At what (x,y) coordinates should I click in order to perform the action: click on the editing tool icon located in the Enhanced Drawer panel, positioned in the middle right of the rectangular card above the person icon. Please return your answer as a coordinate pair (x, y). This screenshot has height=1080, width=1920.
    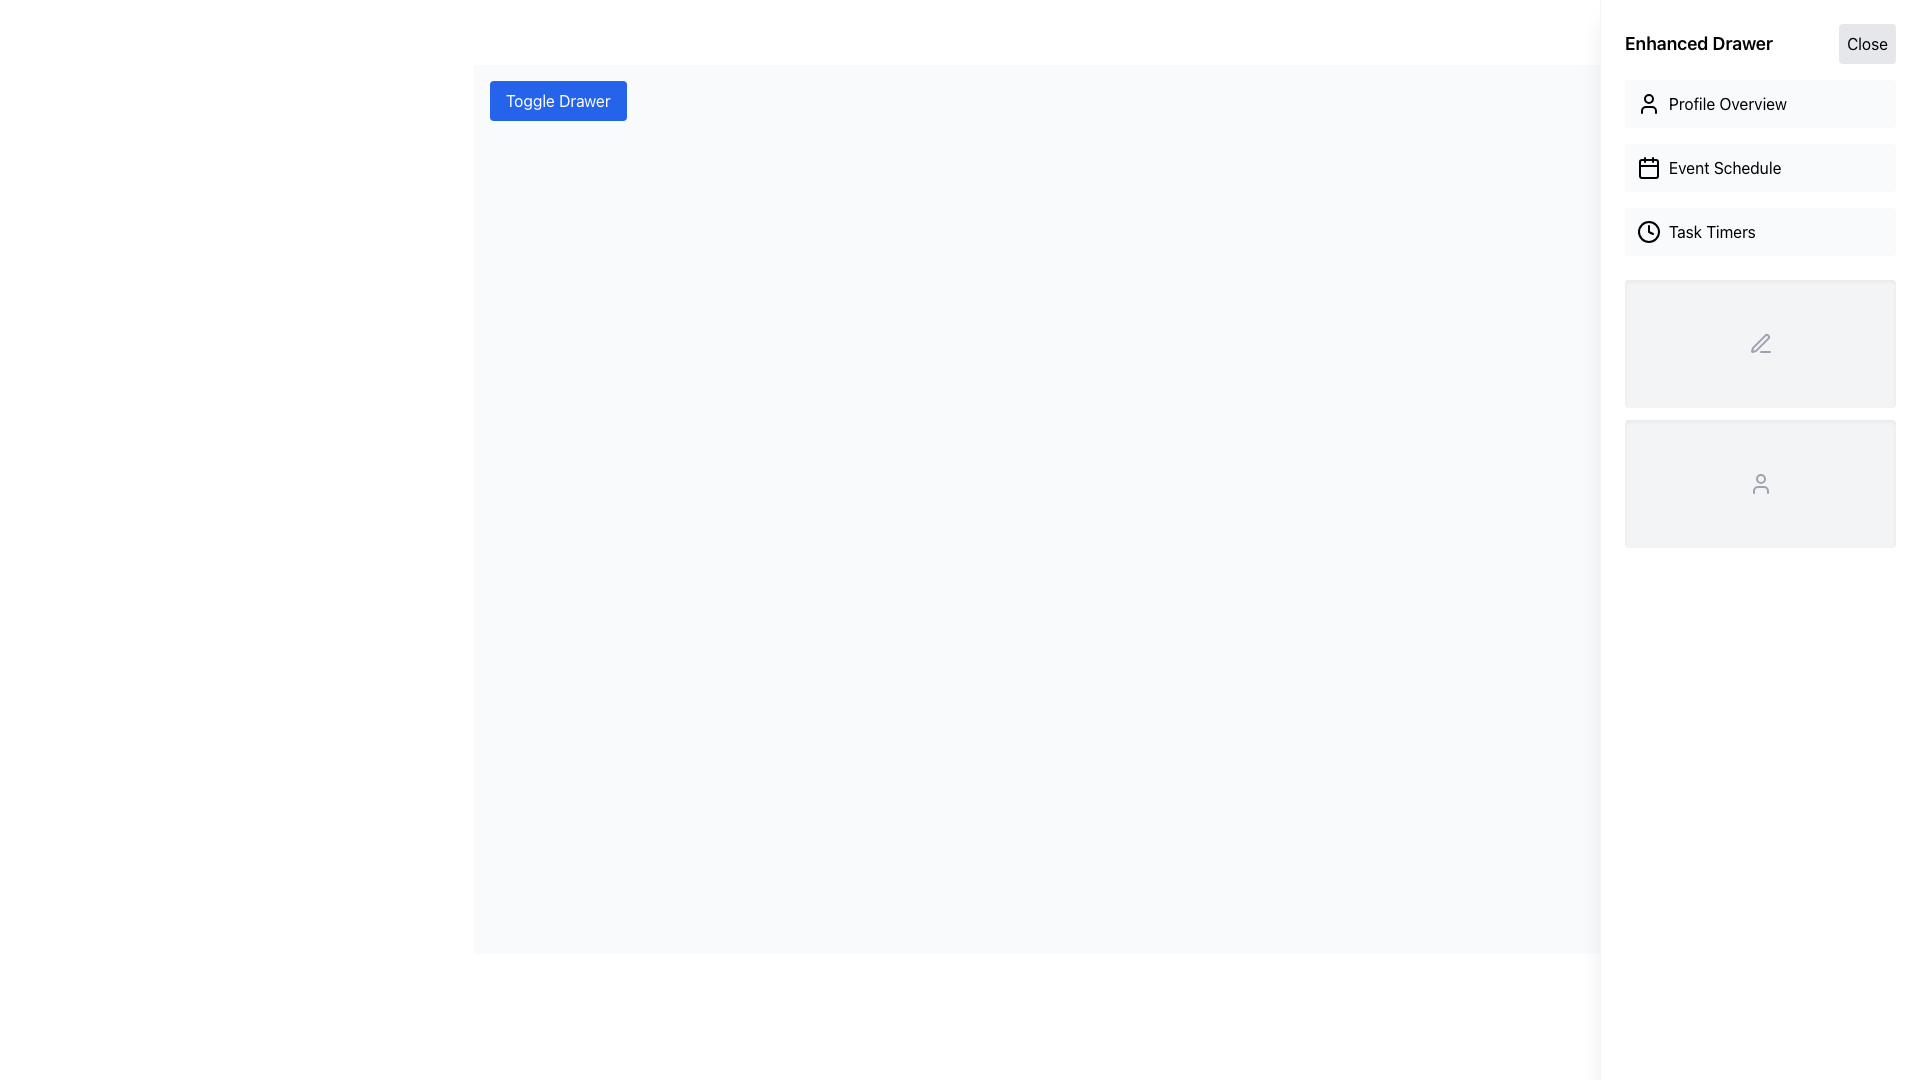
    Looking at the image, I should click on (1760, 342).